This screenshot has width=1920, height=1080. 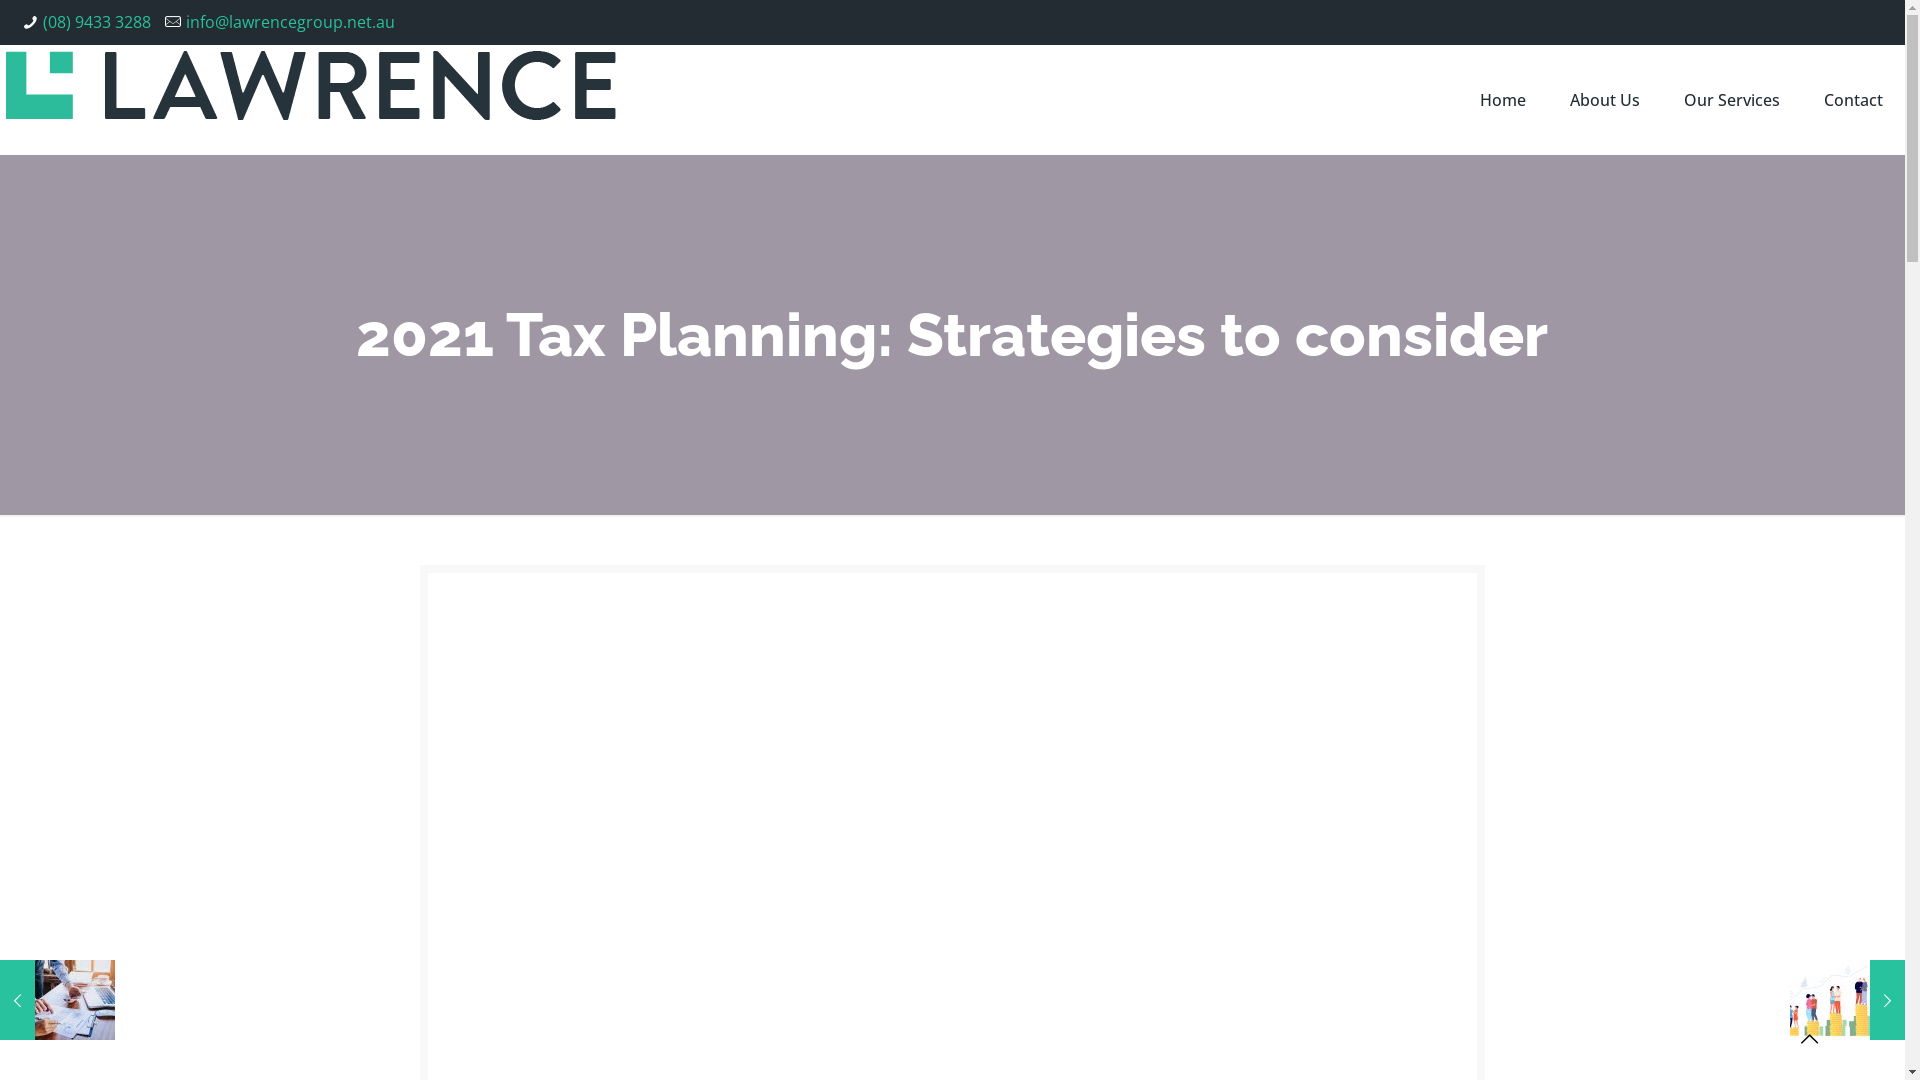 I want to click on 'Home', so click(x=1502, y=100).